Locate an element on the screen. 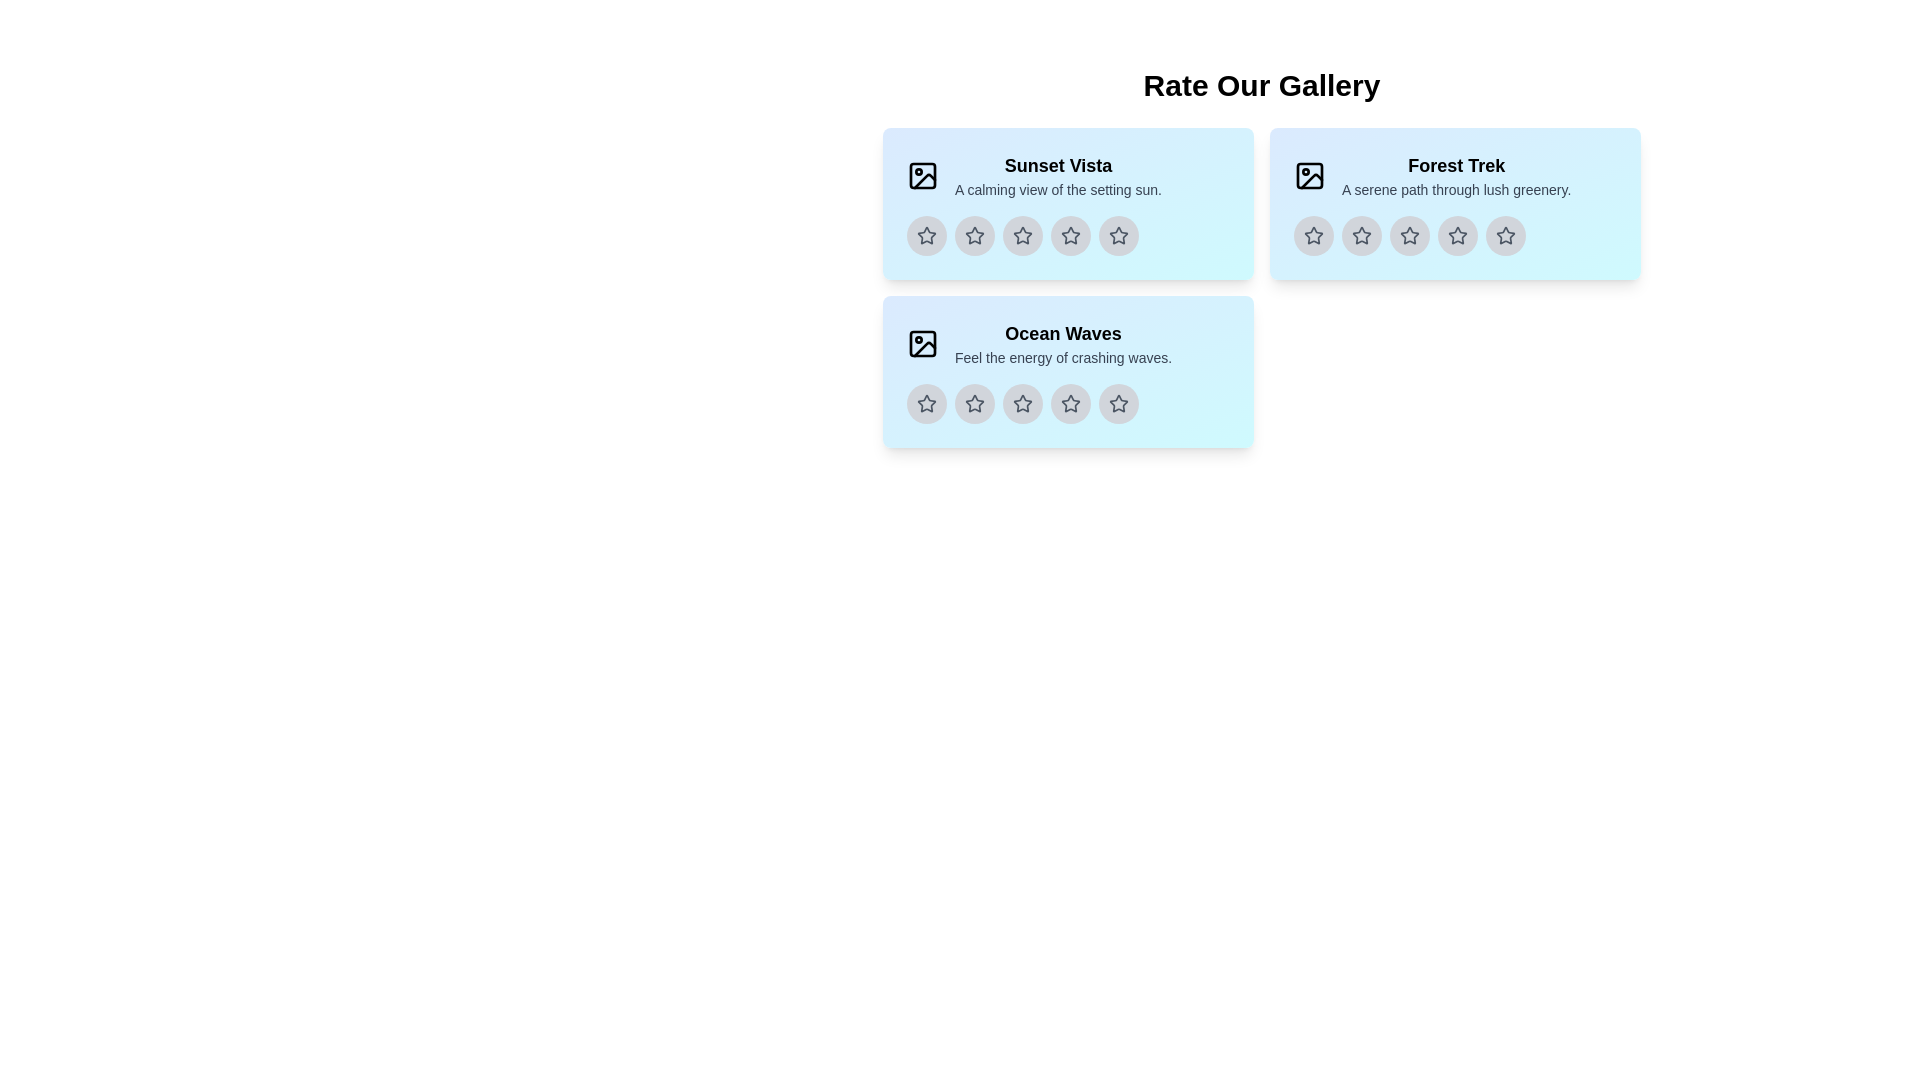 The width and height of the screenshot is (1920, 1080). the first rating button under the 'Forest Trek' section is located at coordinates (1314, 234).